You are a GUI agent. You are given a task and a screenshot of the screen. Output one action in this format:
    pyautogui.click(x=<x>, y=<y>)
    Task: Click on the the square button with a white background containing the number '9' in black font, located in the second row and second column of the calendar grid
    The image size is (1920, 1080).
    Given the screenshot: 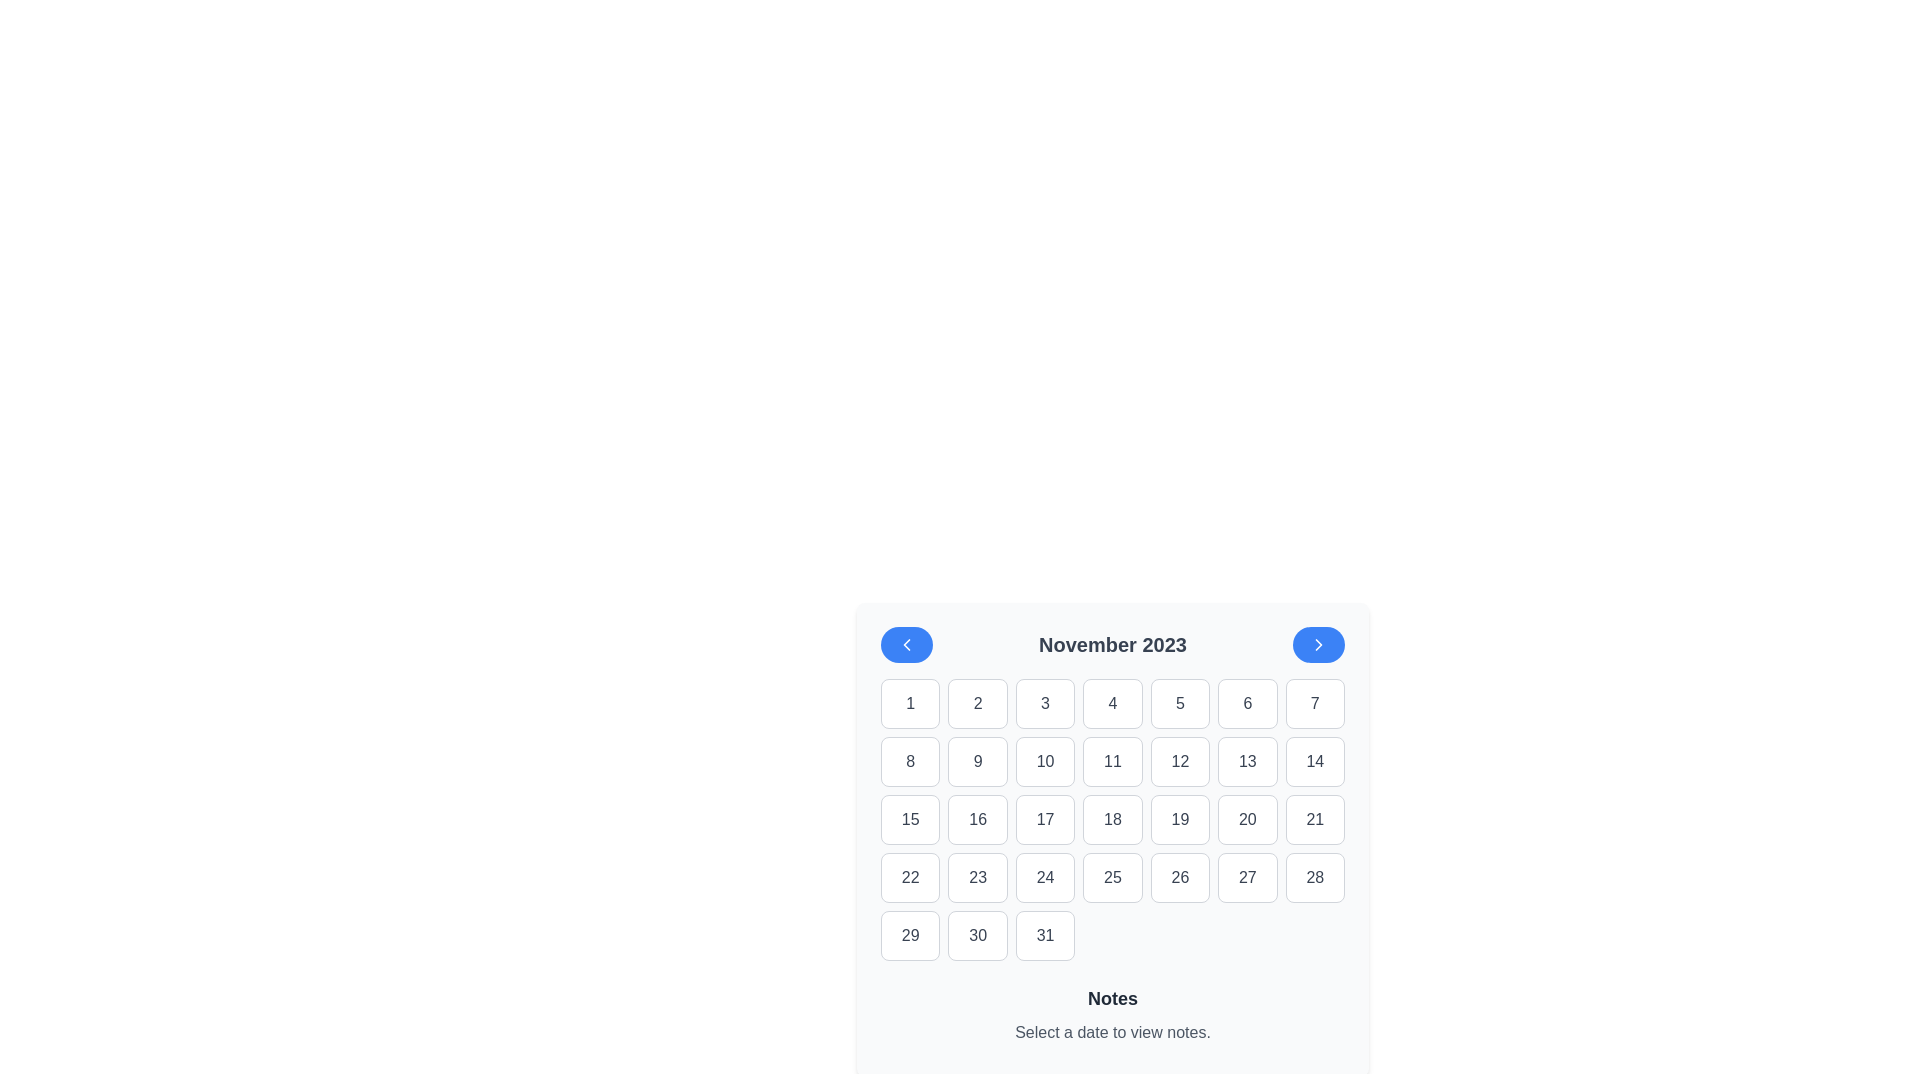 What is the action you would take?
    pyautogui.click(x=978, y=762)
    